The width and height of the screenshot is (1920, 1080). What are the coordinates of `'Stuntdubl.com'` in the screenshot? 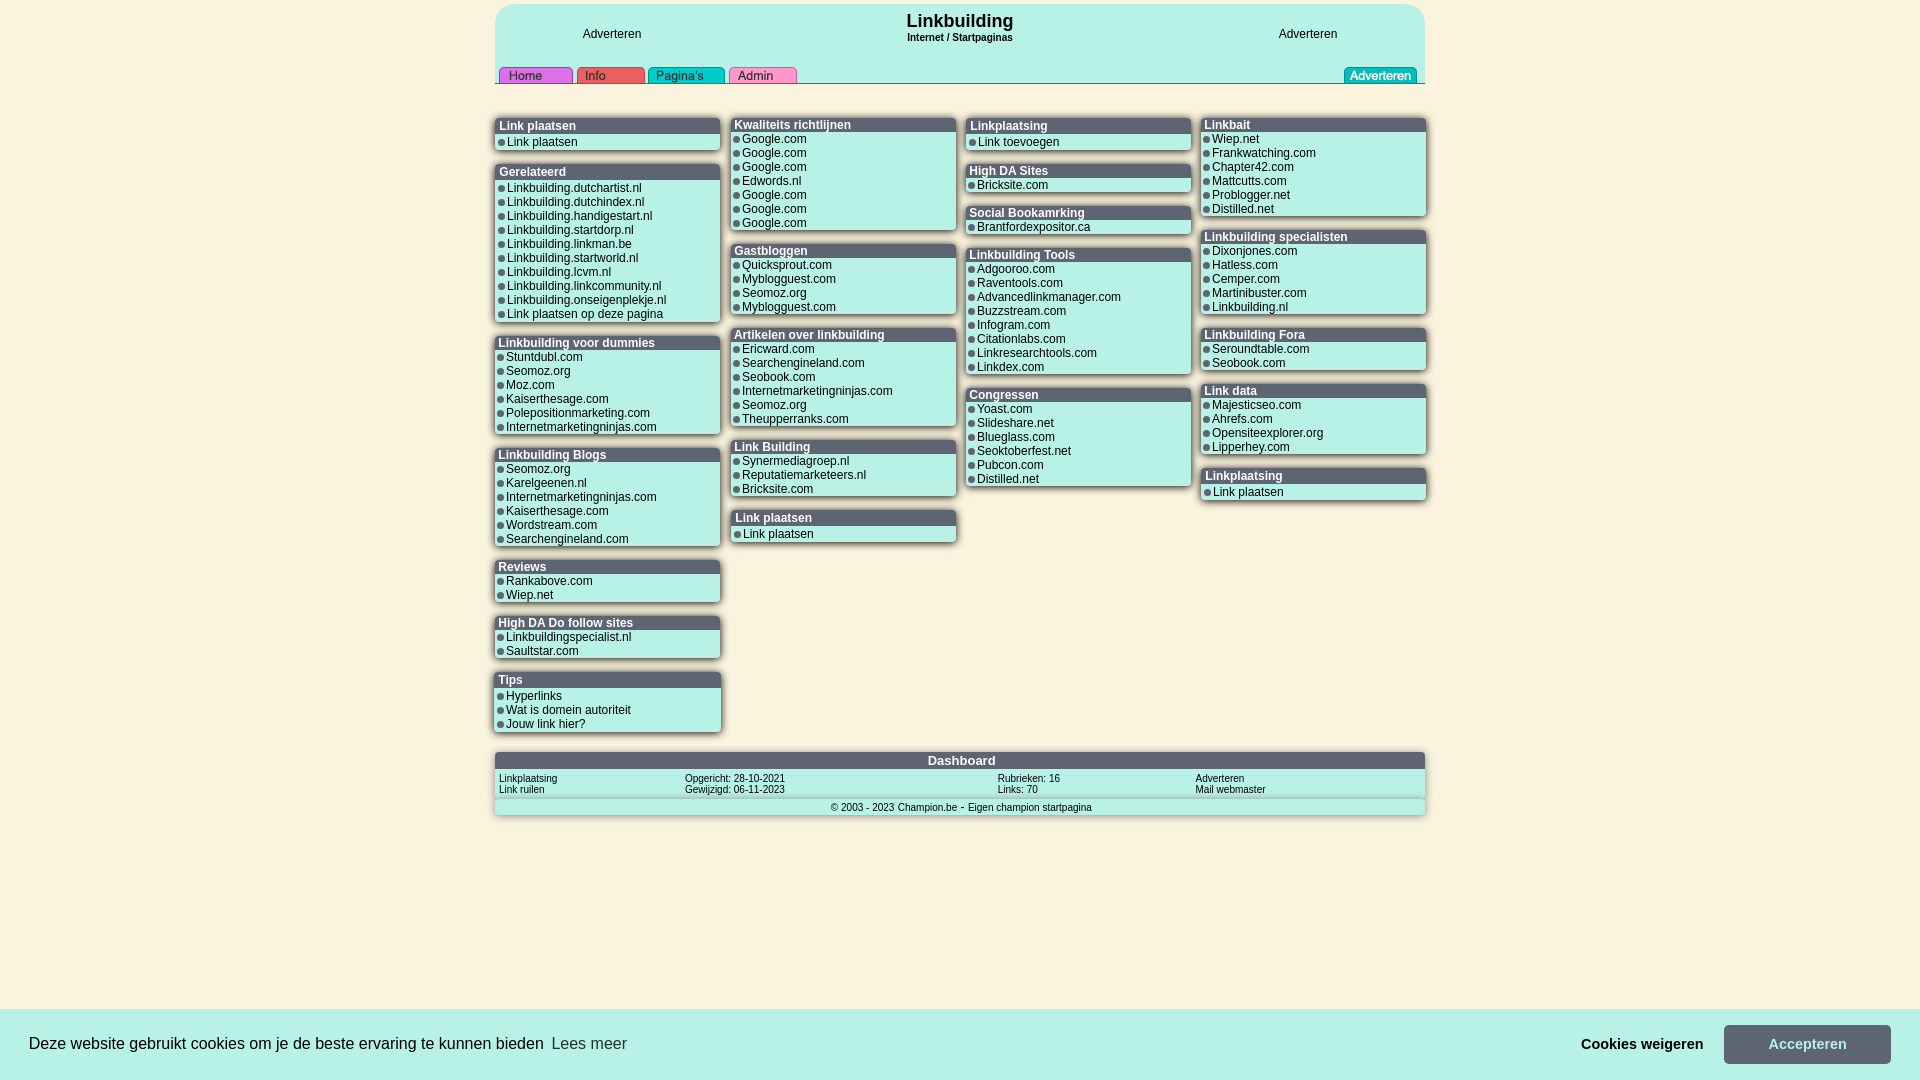 It's located at (544, 356).